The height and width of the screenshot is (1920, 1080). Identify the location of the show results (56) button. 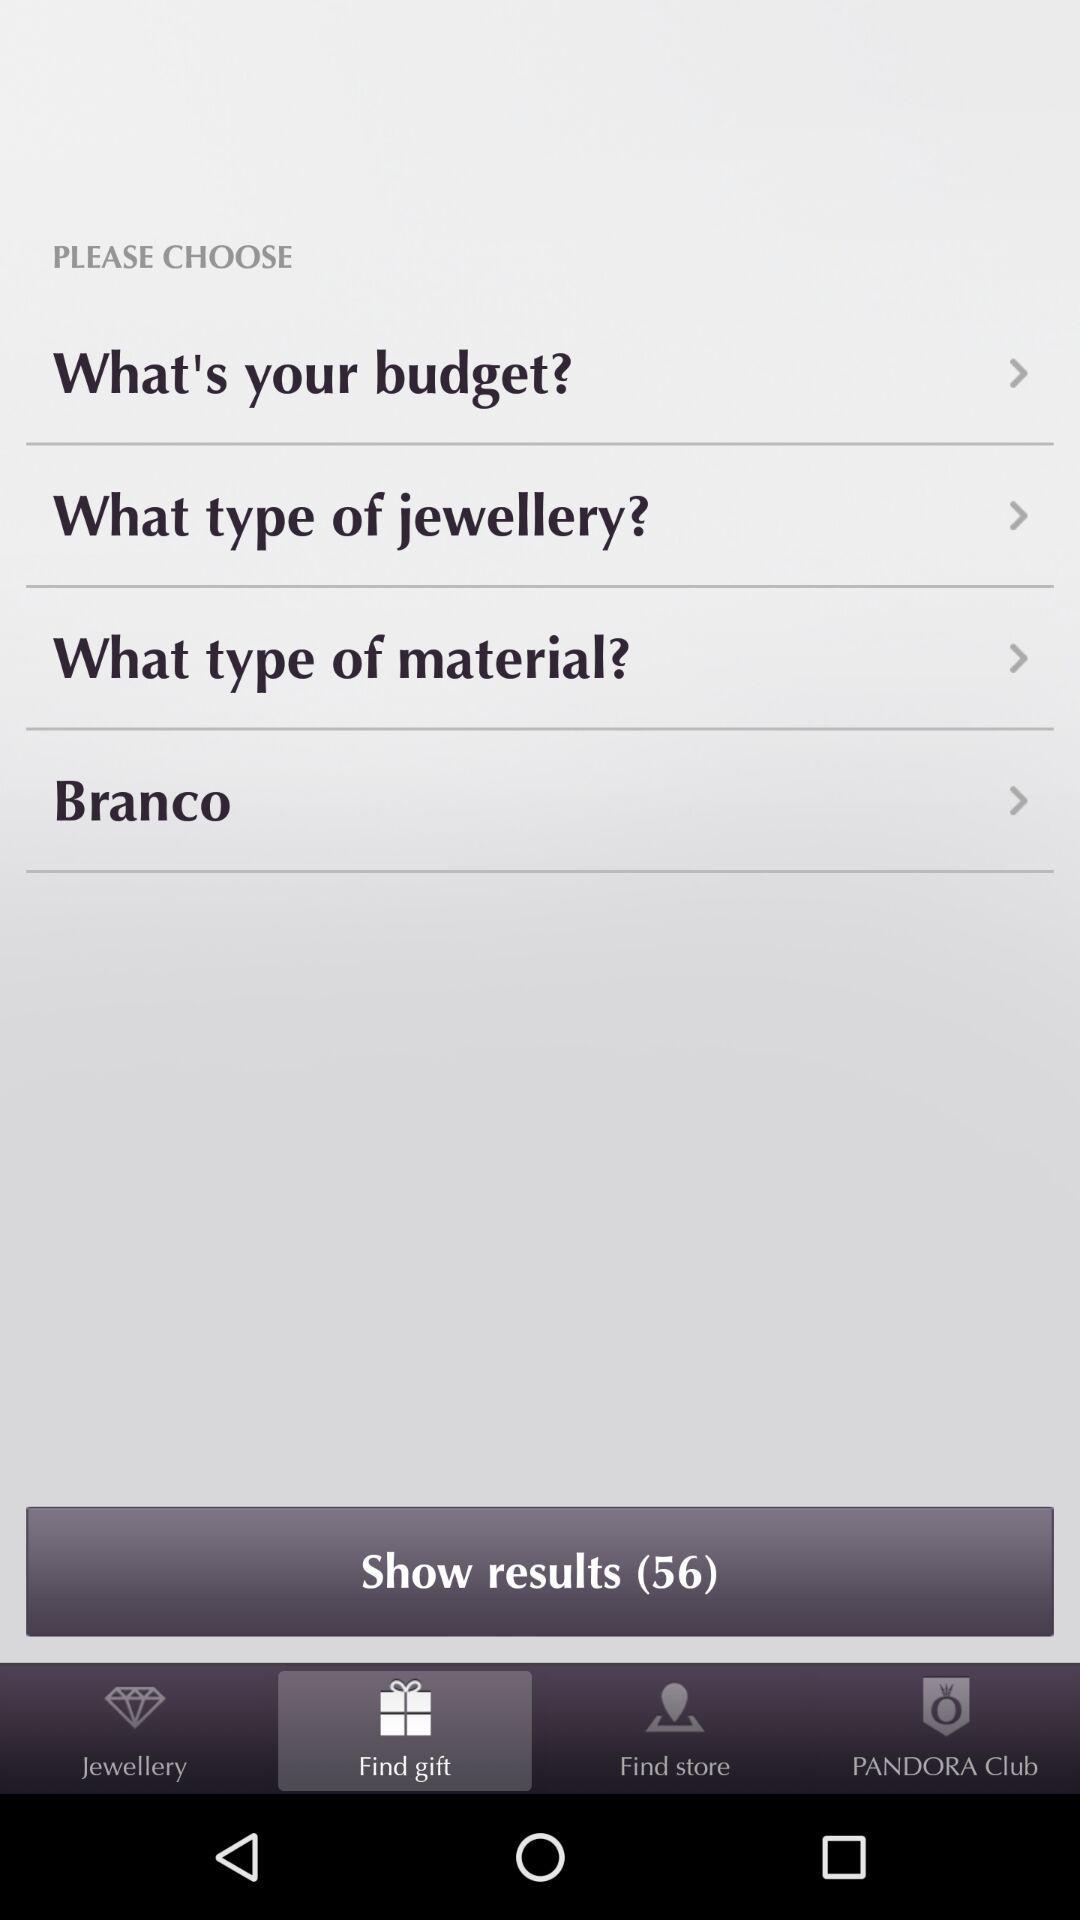
(540, 1570).